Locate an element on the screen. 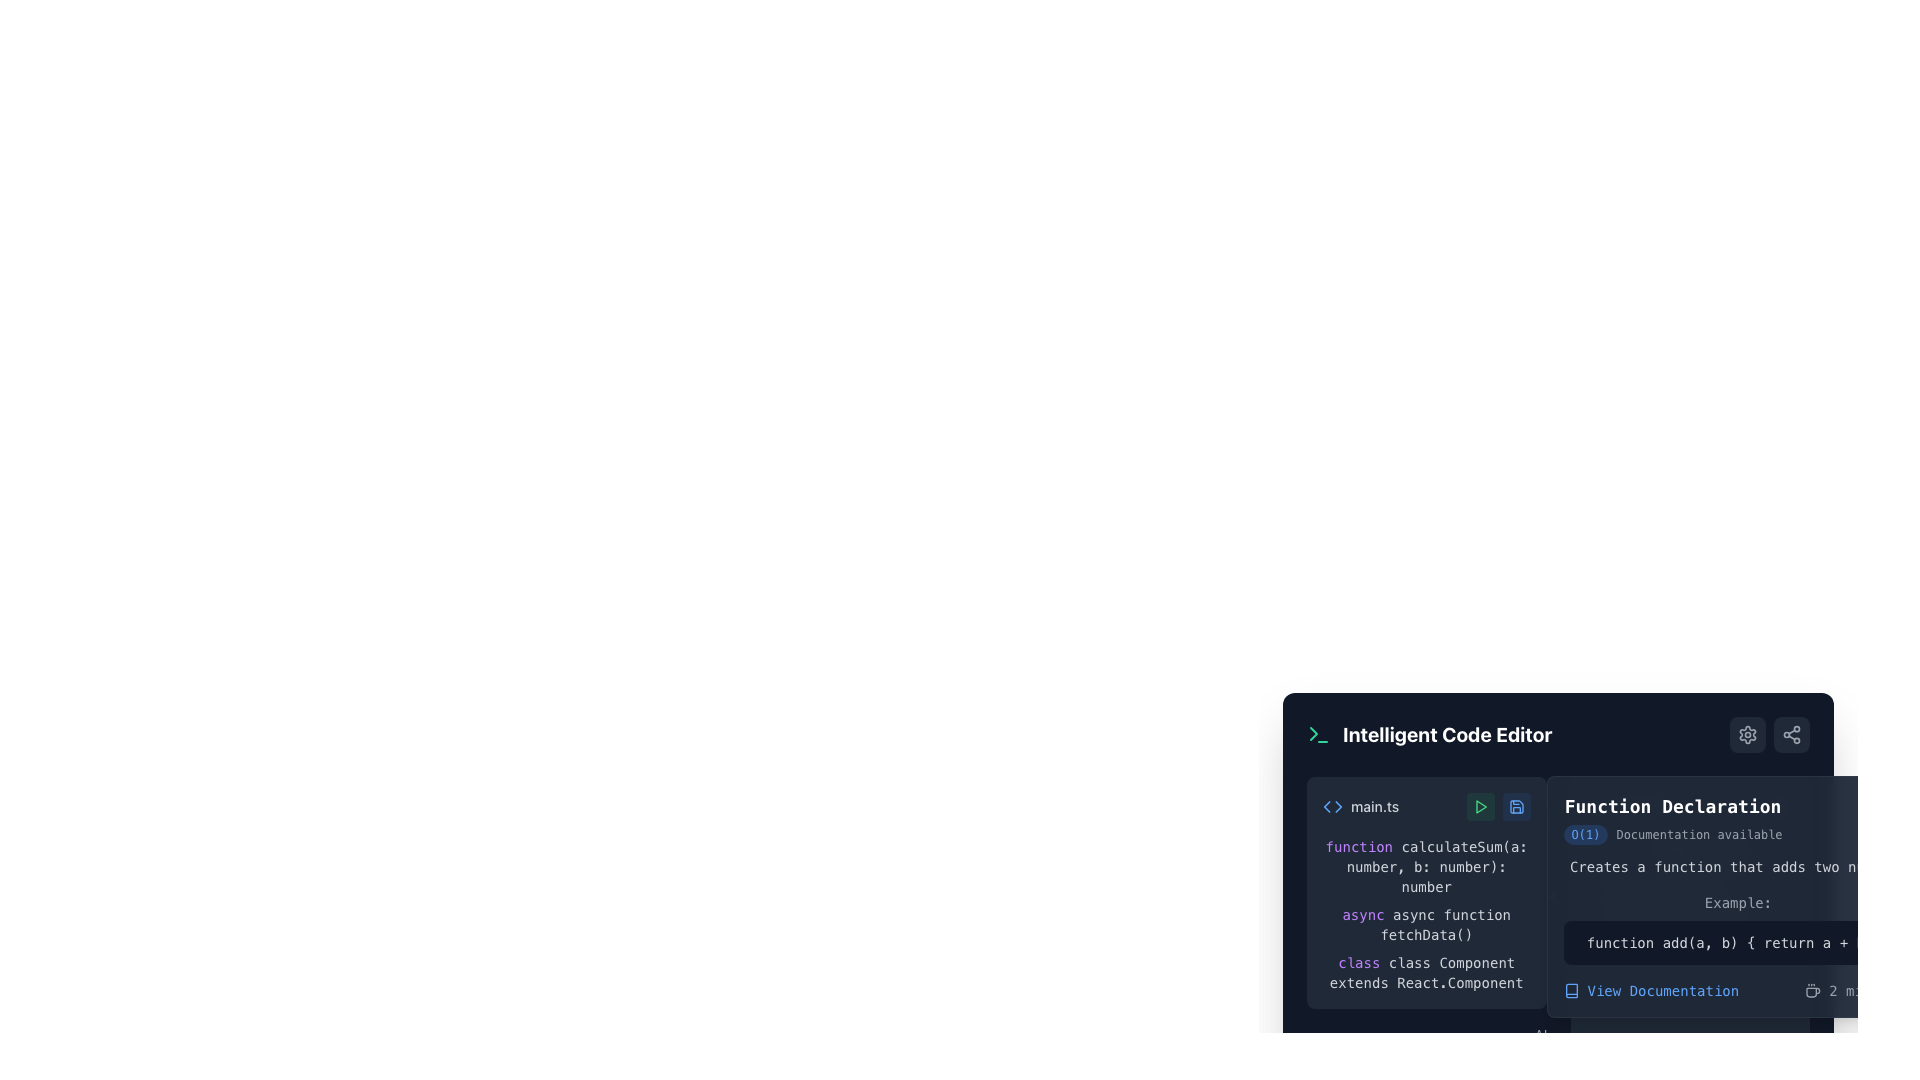  the Label/Badge indicating algorithmic complexity or efficiency, which is positioned to the far left of the text 'Documentation available' is located at coordinates (1584, 834).